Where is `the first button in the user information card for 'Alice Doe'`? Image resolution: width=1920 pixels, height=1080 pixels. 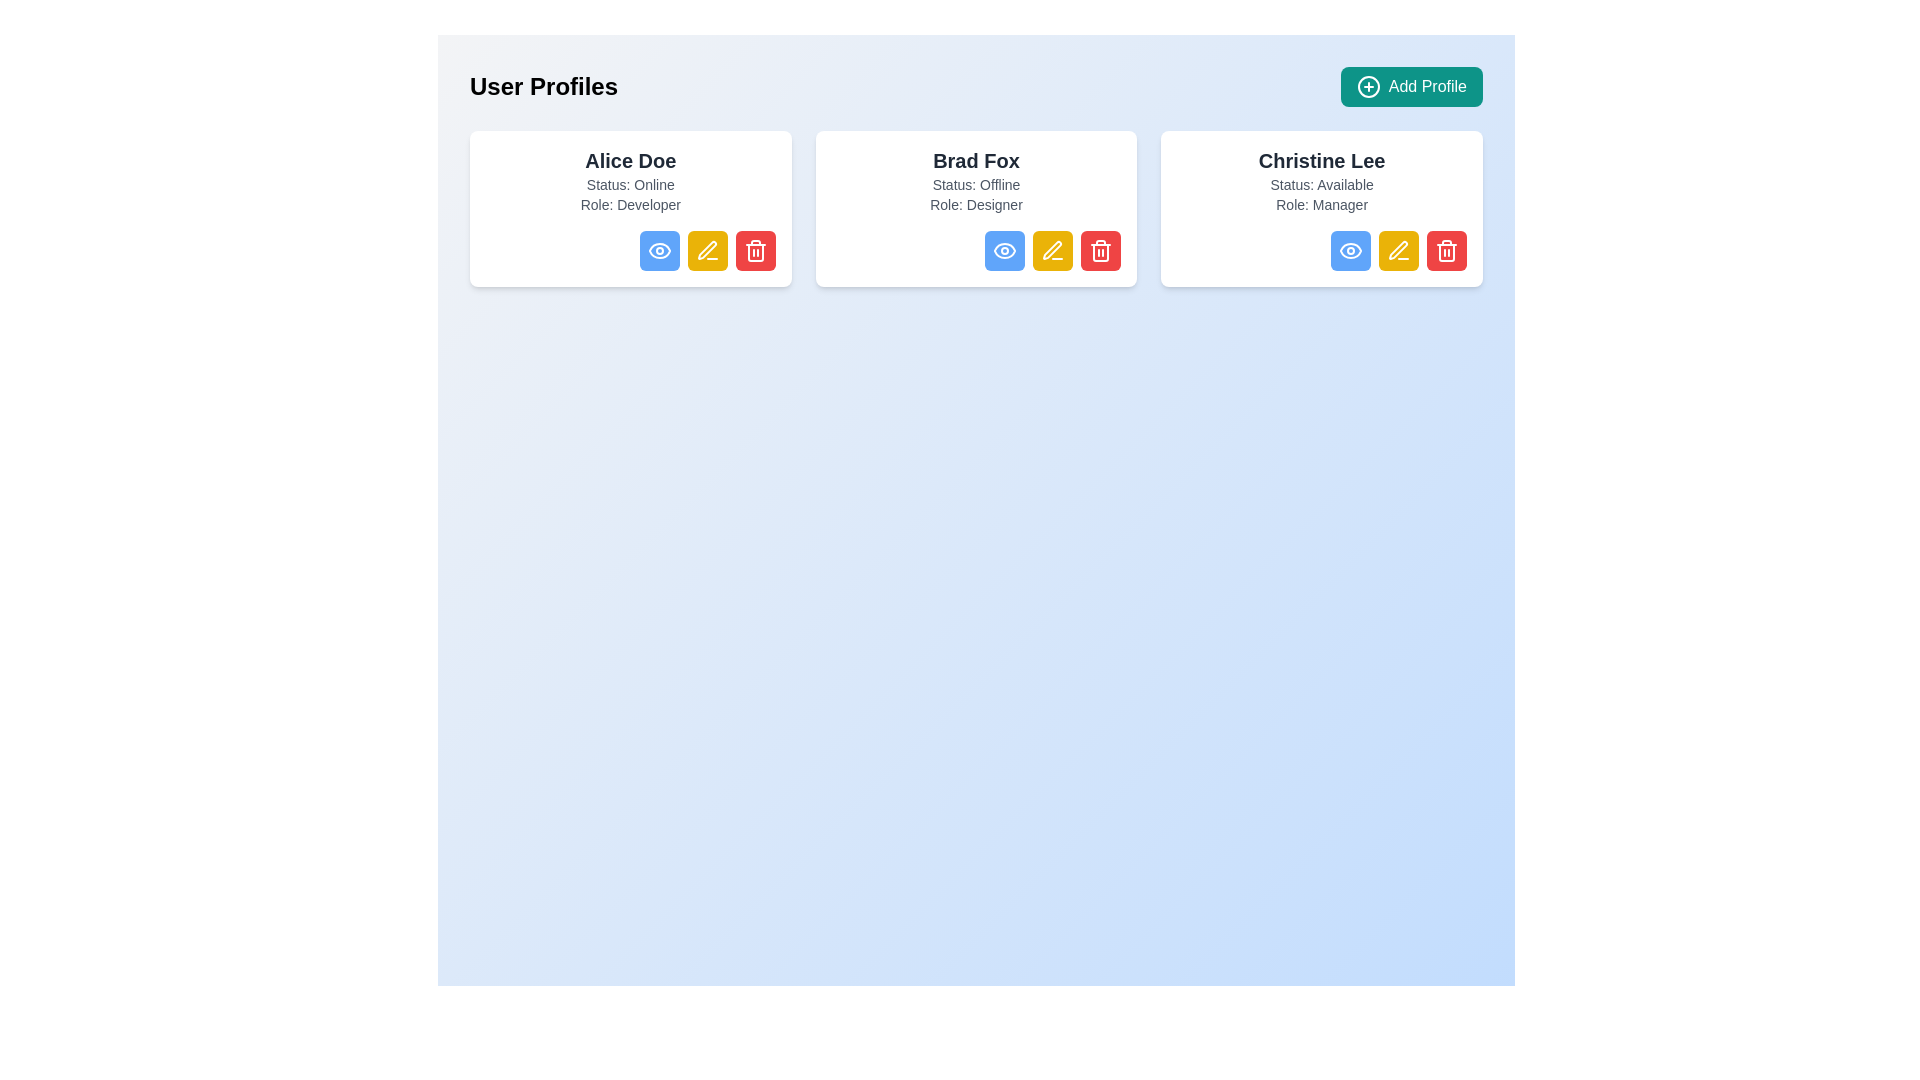 the first button in the user information card for 'Alice Doe' is located at coordinates (629, 249).